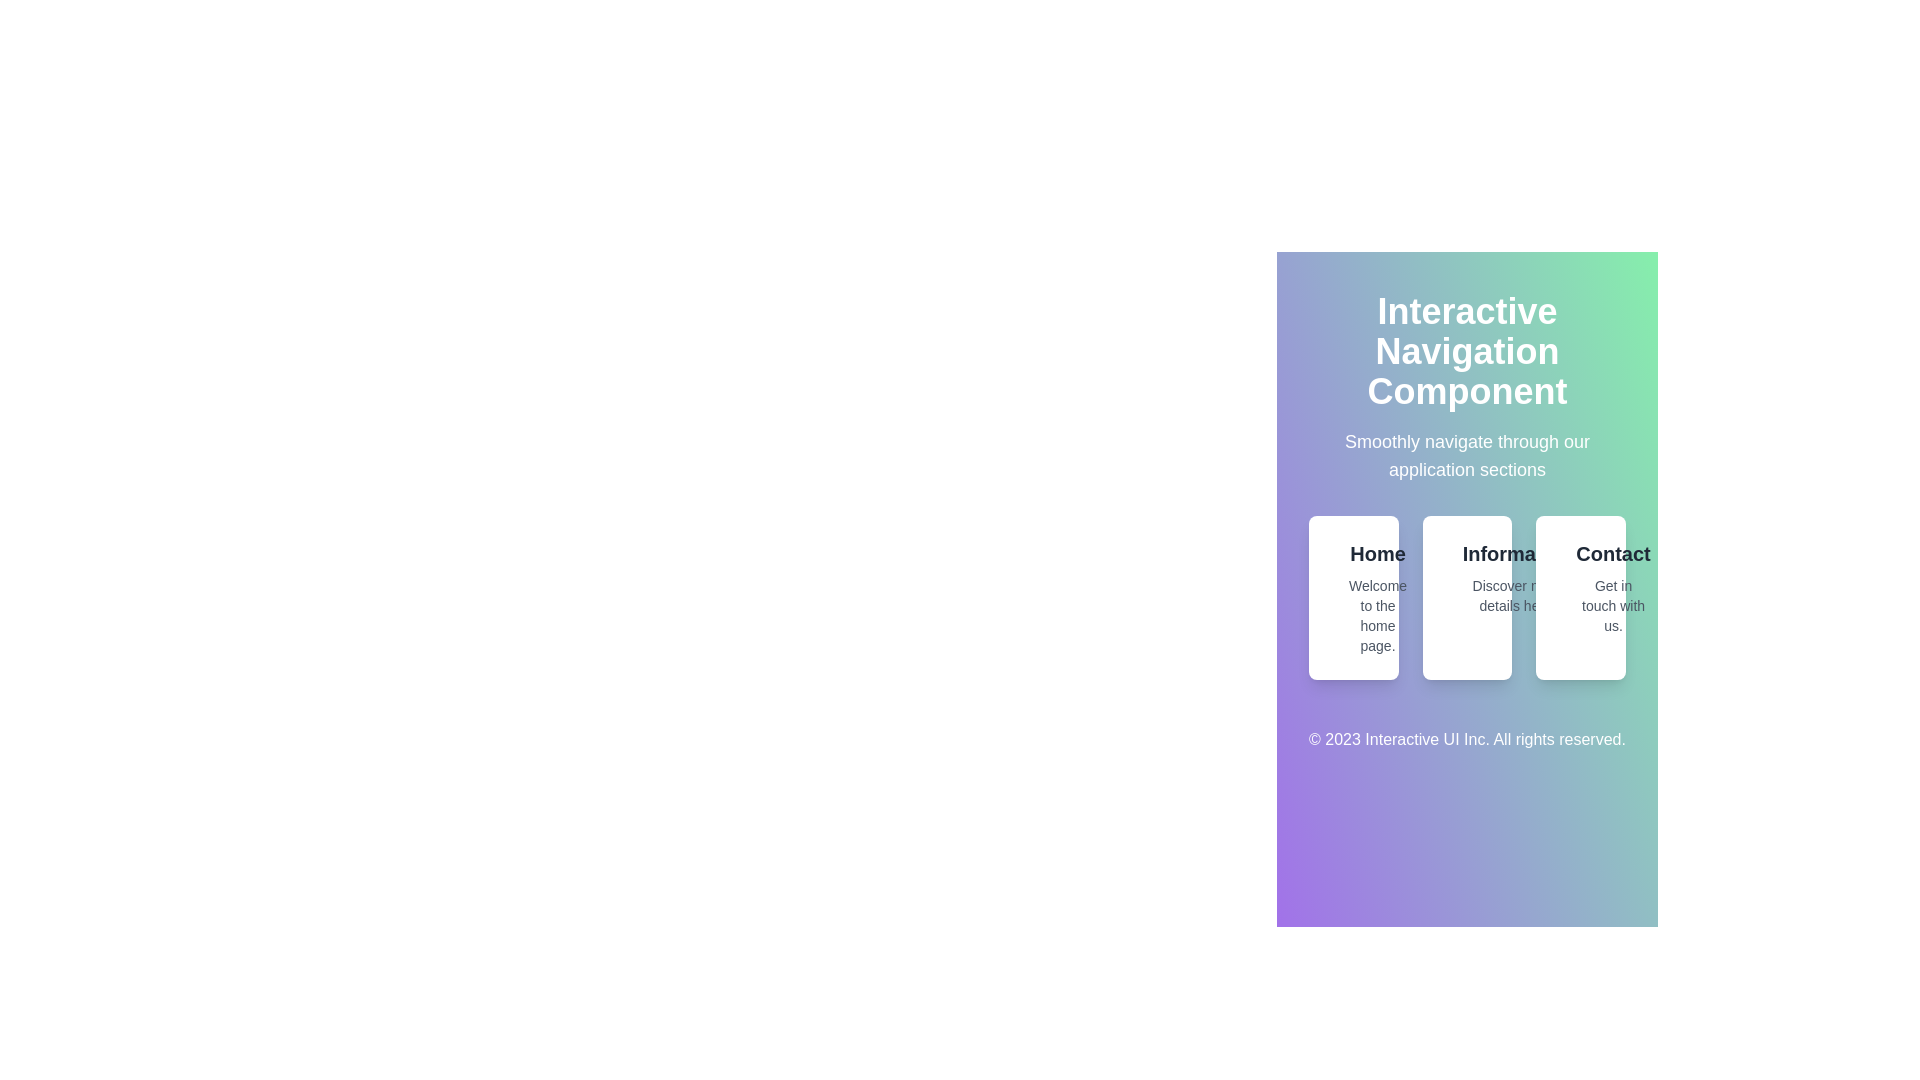  Describe the element at coordinates (1517, 578) in the screenshot. I see `the Text group within the second card component` at that location.